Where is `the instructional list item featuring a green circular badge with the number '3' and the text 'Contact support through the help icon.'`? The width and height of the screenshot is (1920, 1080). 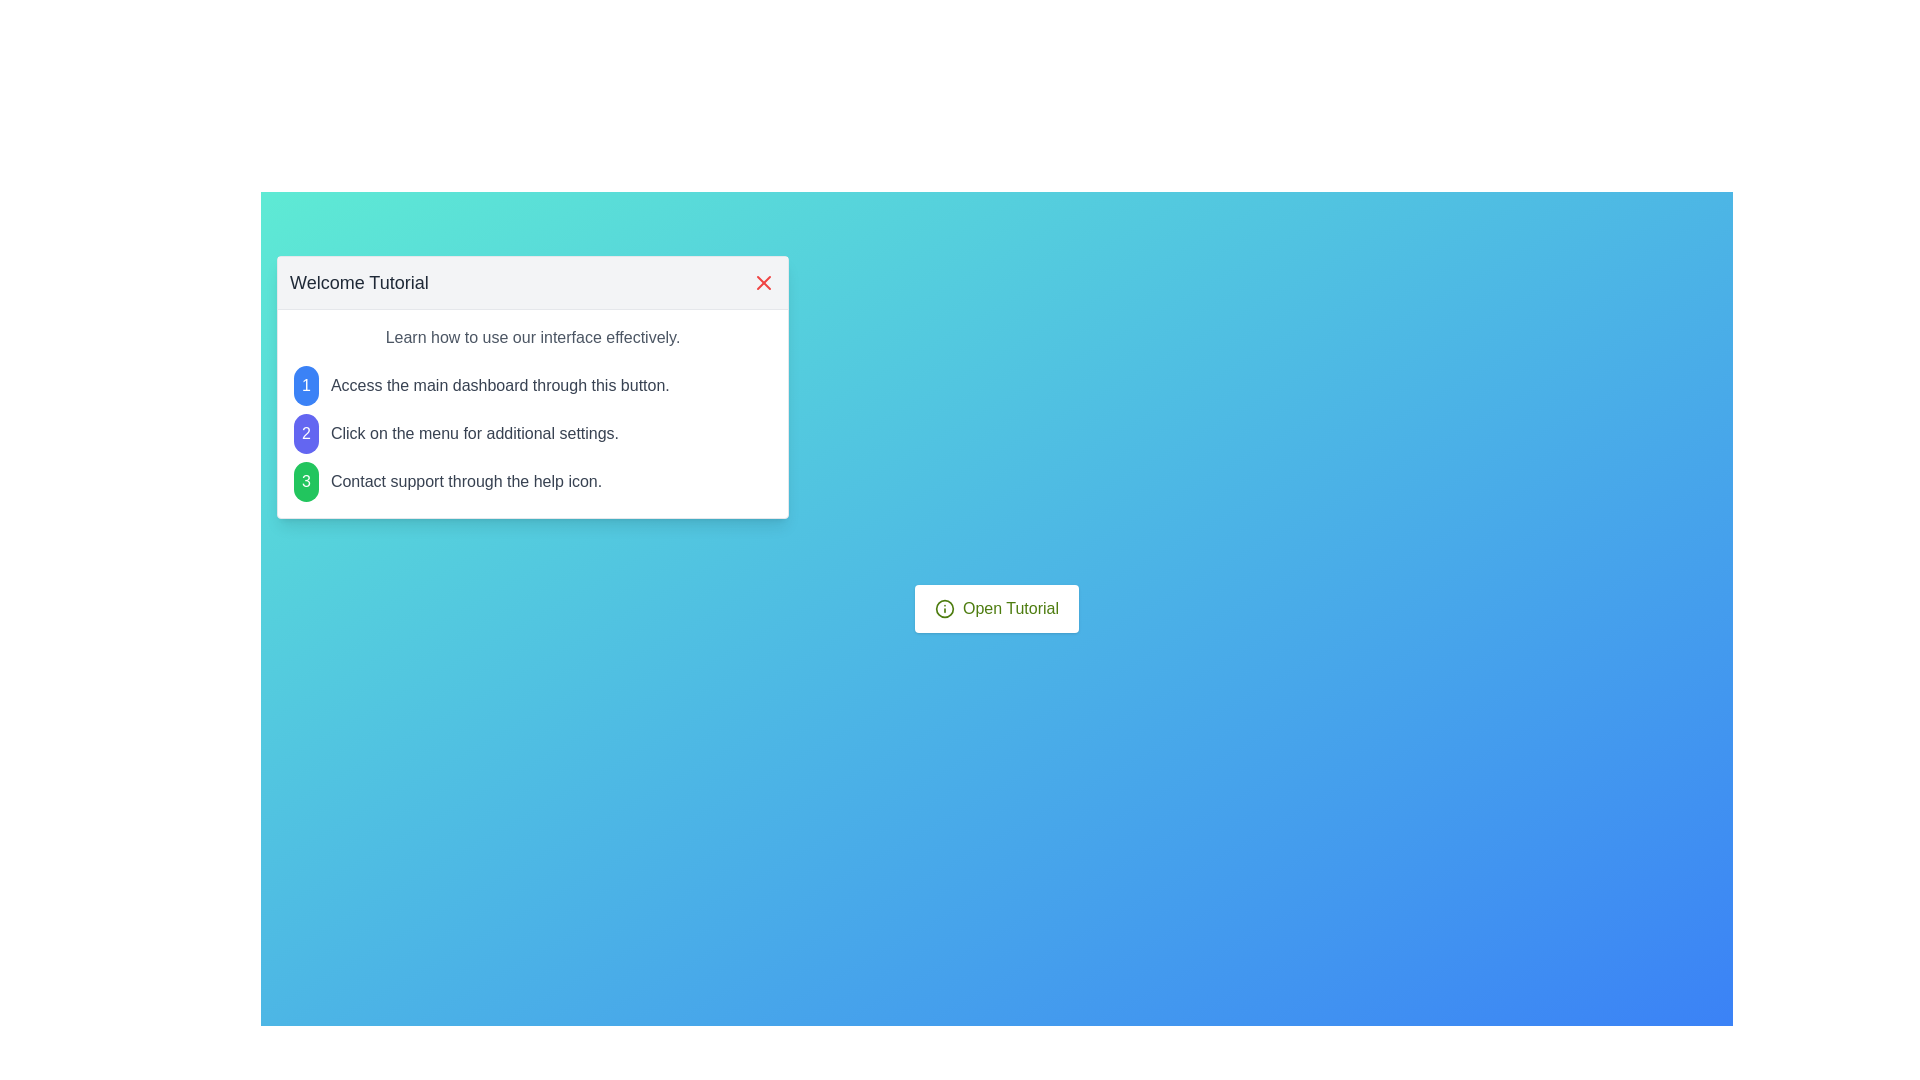
the instructional list item featuring a green circular badge with the number '3' and the text 'Contact support through the help icon.' is located at coordinates (532, 482).